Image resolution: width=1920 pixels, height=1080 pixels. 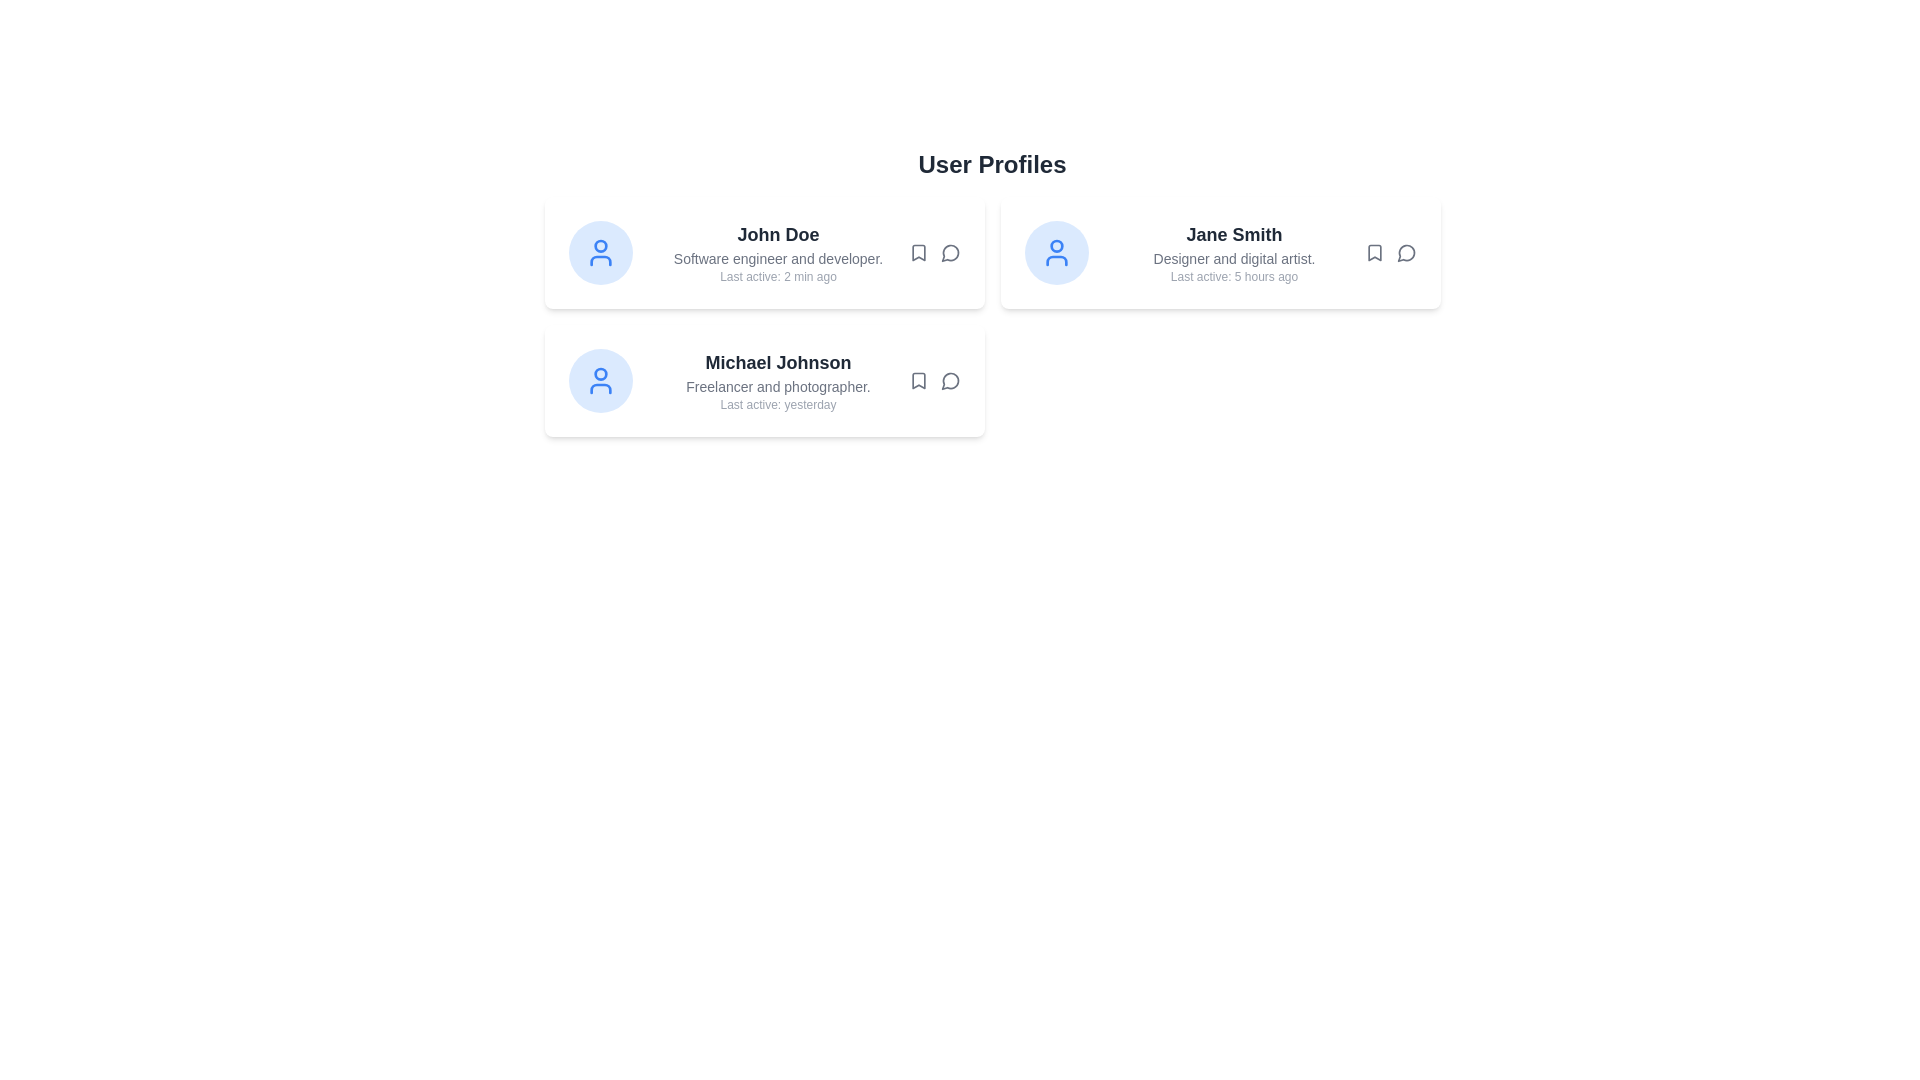 I want to click on the message icon located in the top-right corner of John Doe's profile card, next to the textual description, so click(x=933, y=252).